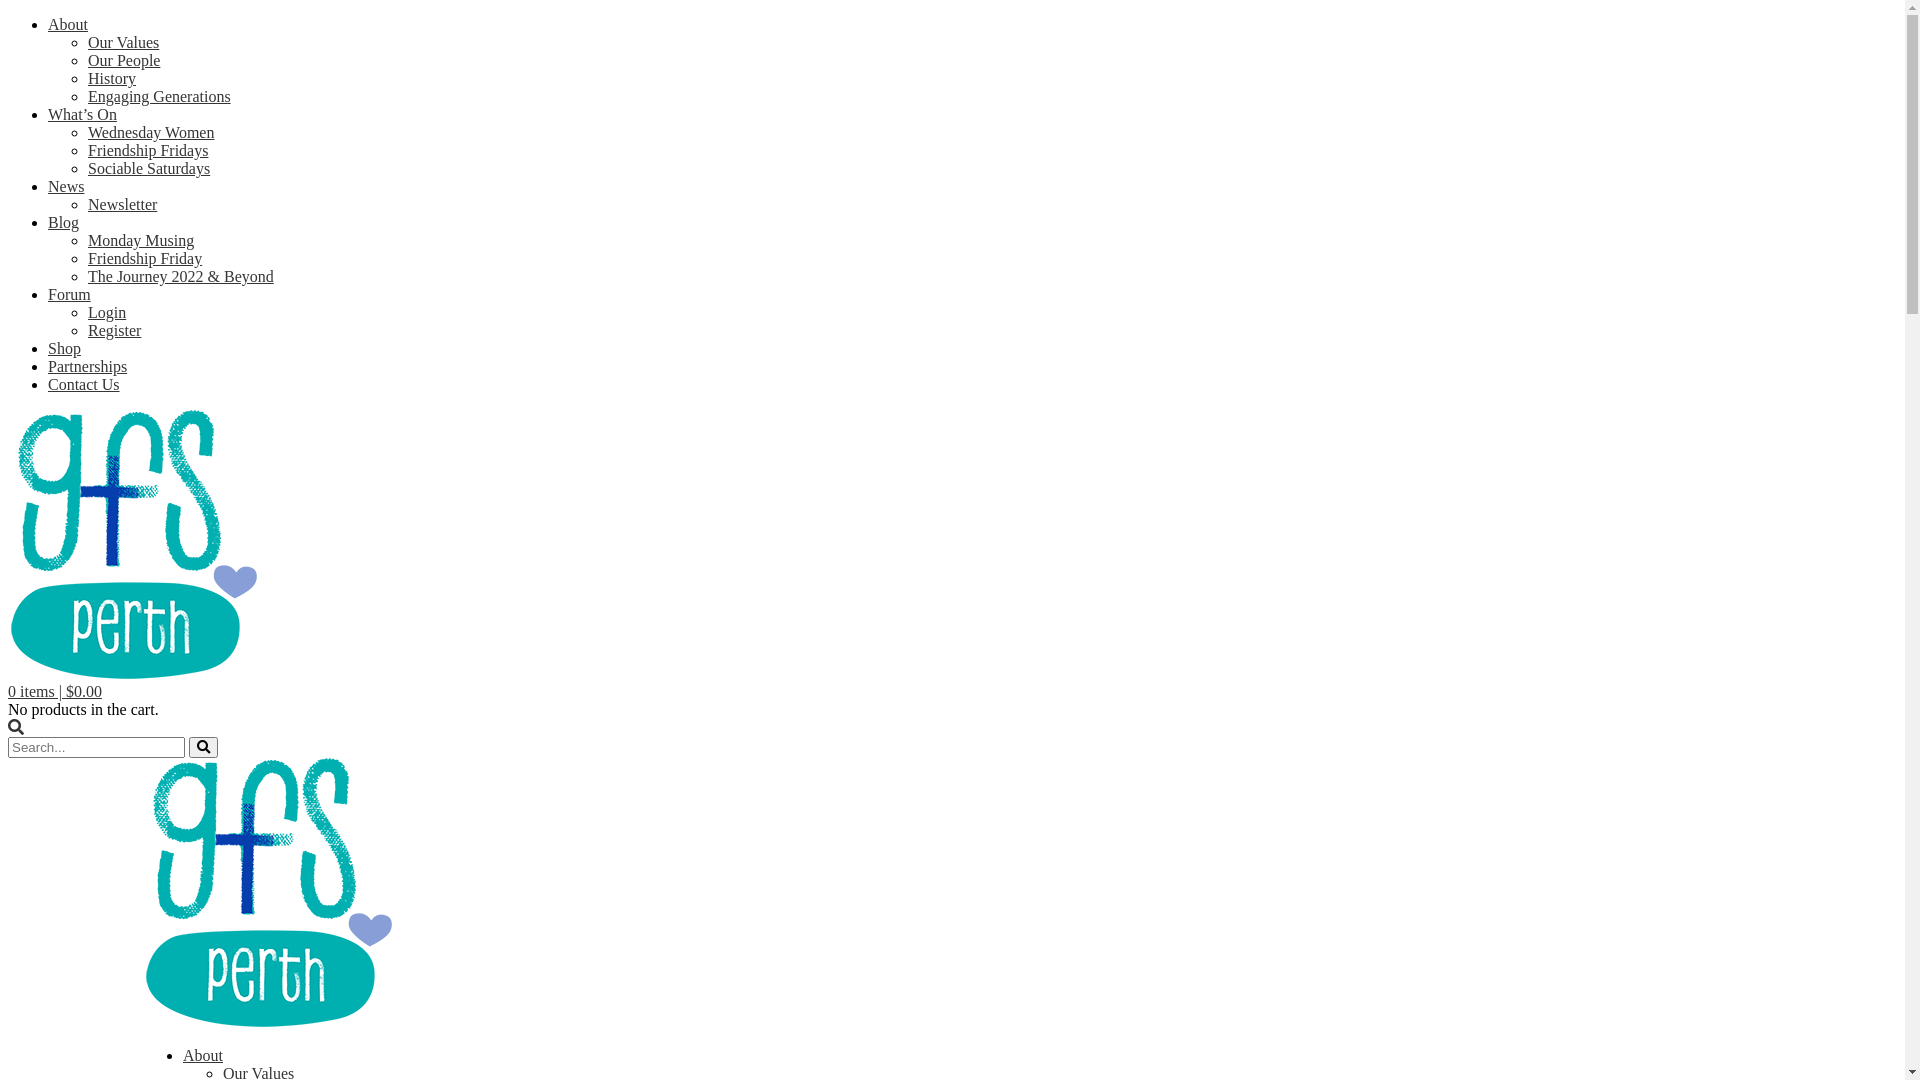 The height and width of the screenshot is (1080, 1920). I want to click on 'Partnerships', so click(86, 366).